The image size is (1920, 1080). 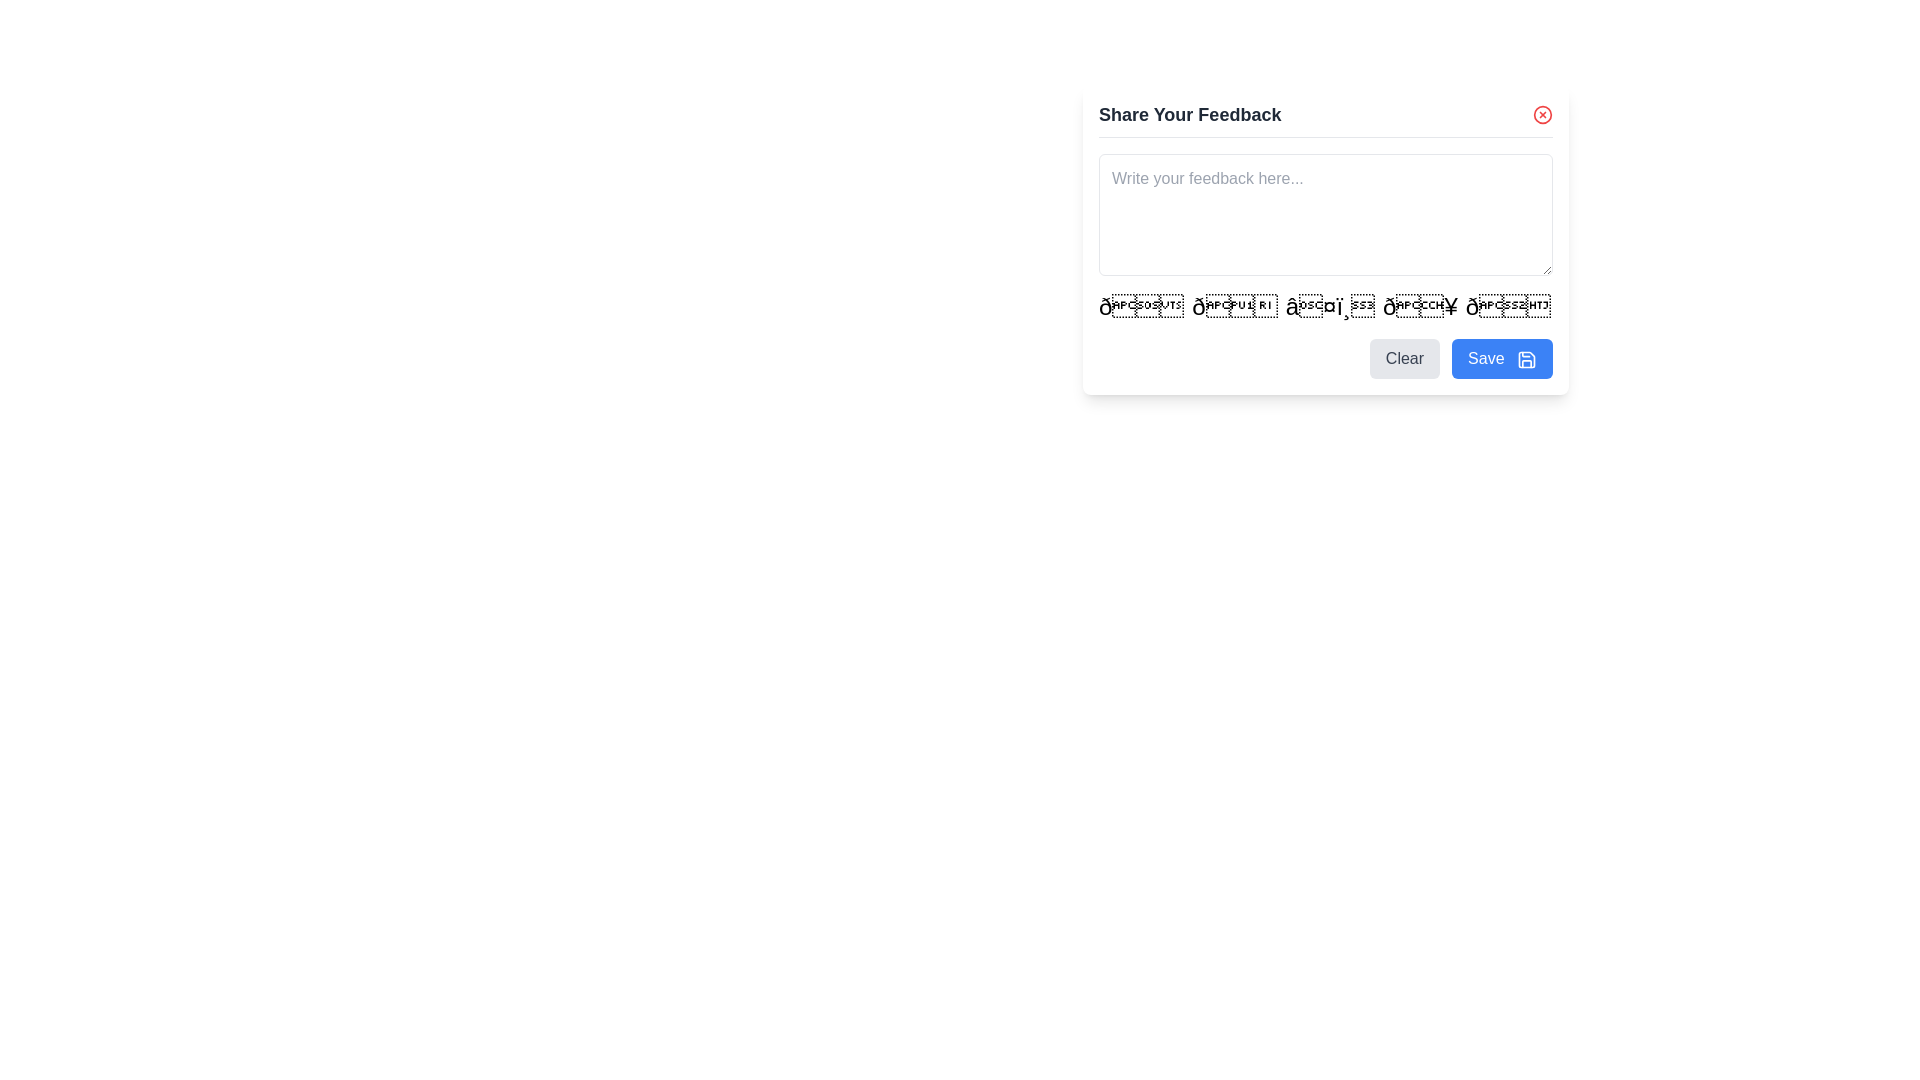 What do you see at coordinates (1502, 357) in the screenshot?
I see `the 'Save' button with a blue background and white text, located in the bottom-right area of the 'Share Your Feedback' modal, to change its shade` at bounding box center [1502, 357].